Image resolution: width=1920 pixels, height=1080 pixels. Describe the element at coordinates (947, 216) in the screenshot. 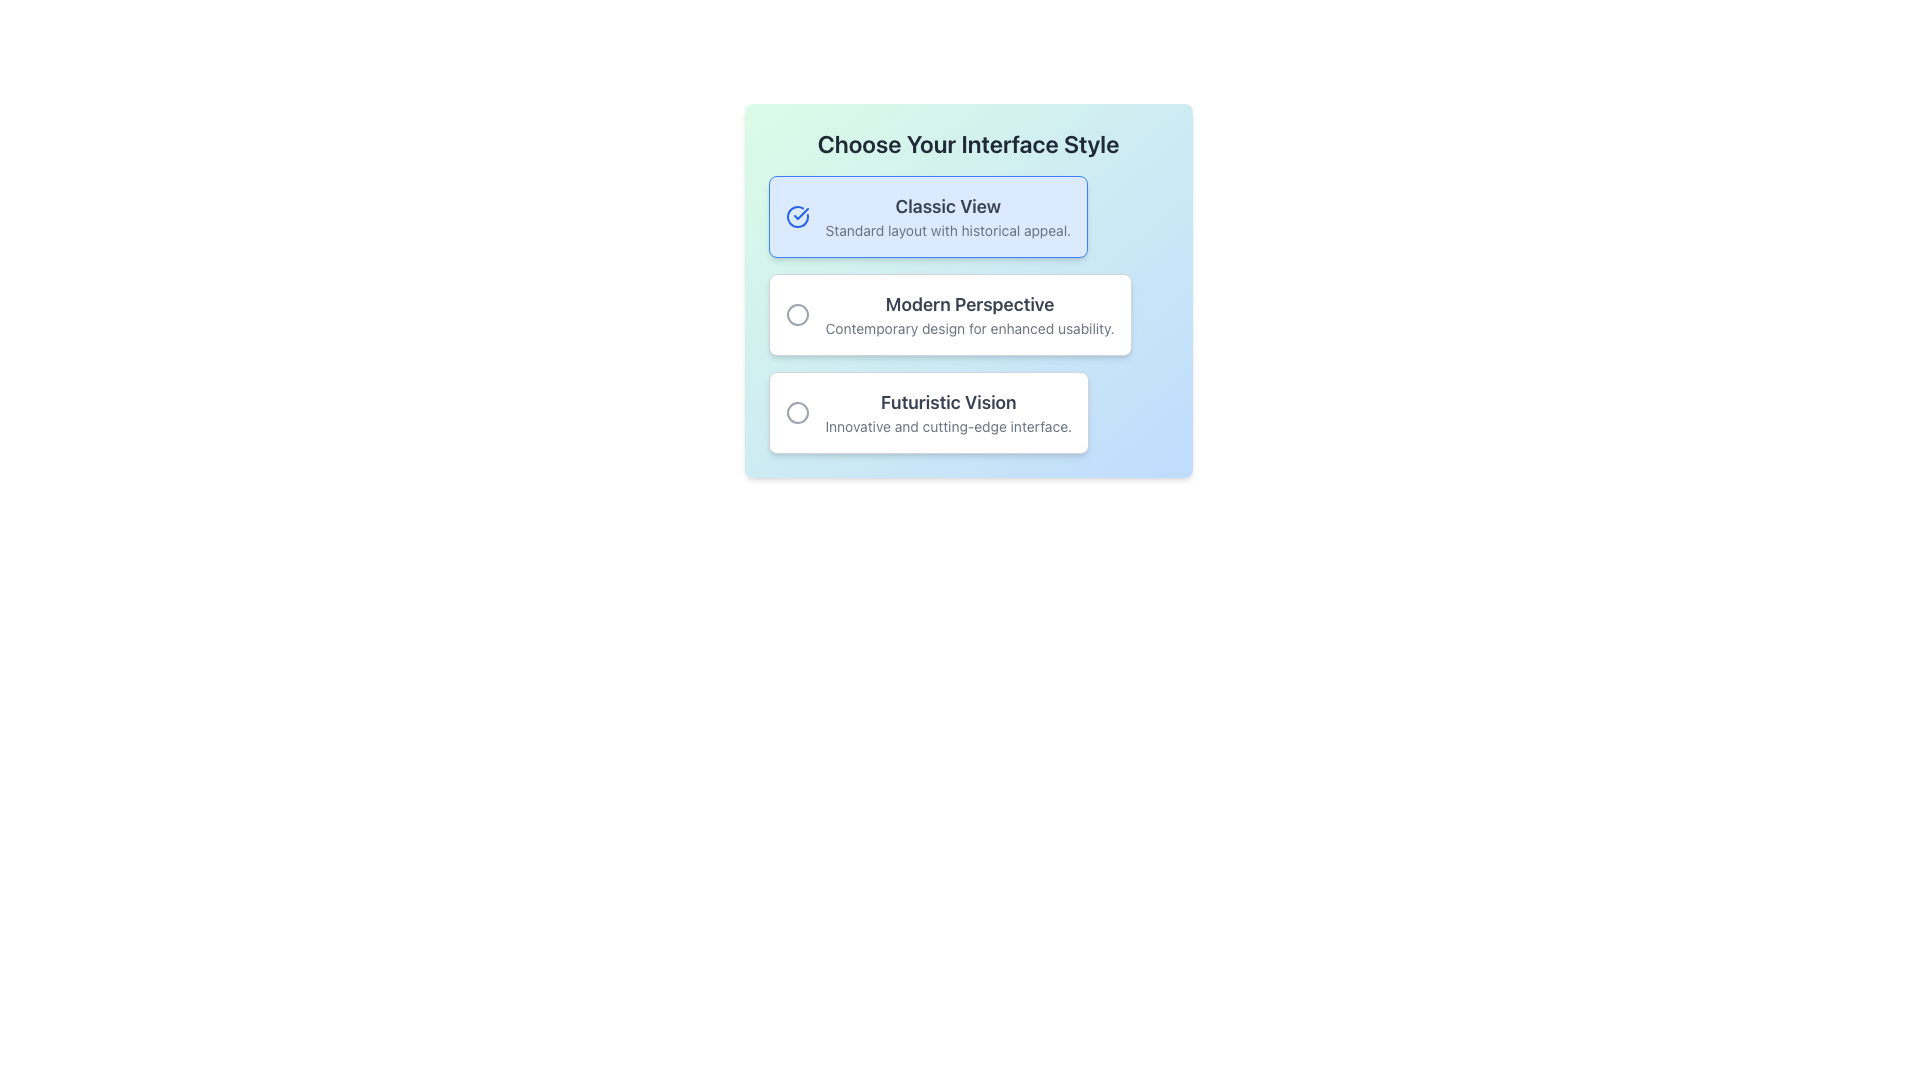

I see `the 'Classic View' text block within the 'Choose Your Interface Style' list` at that location.